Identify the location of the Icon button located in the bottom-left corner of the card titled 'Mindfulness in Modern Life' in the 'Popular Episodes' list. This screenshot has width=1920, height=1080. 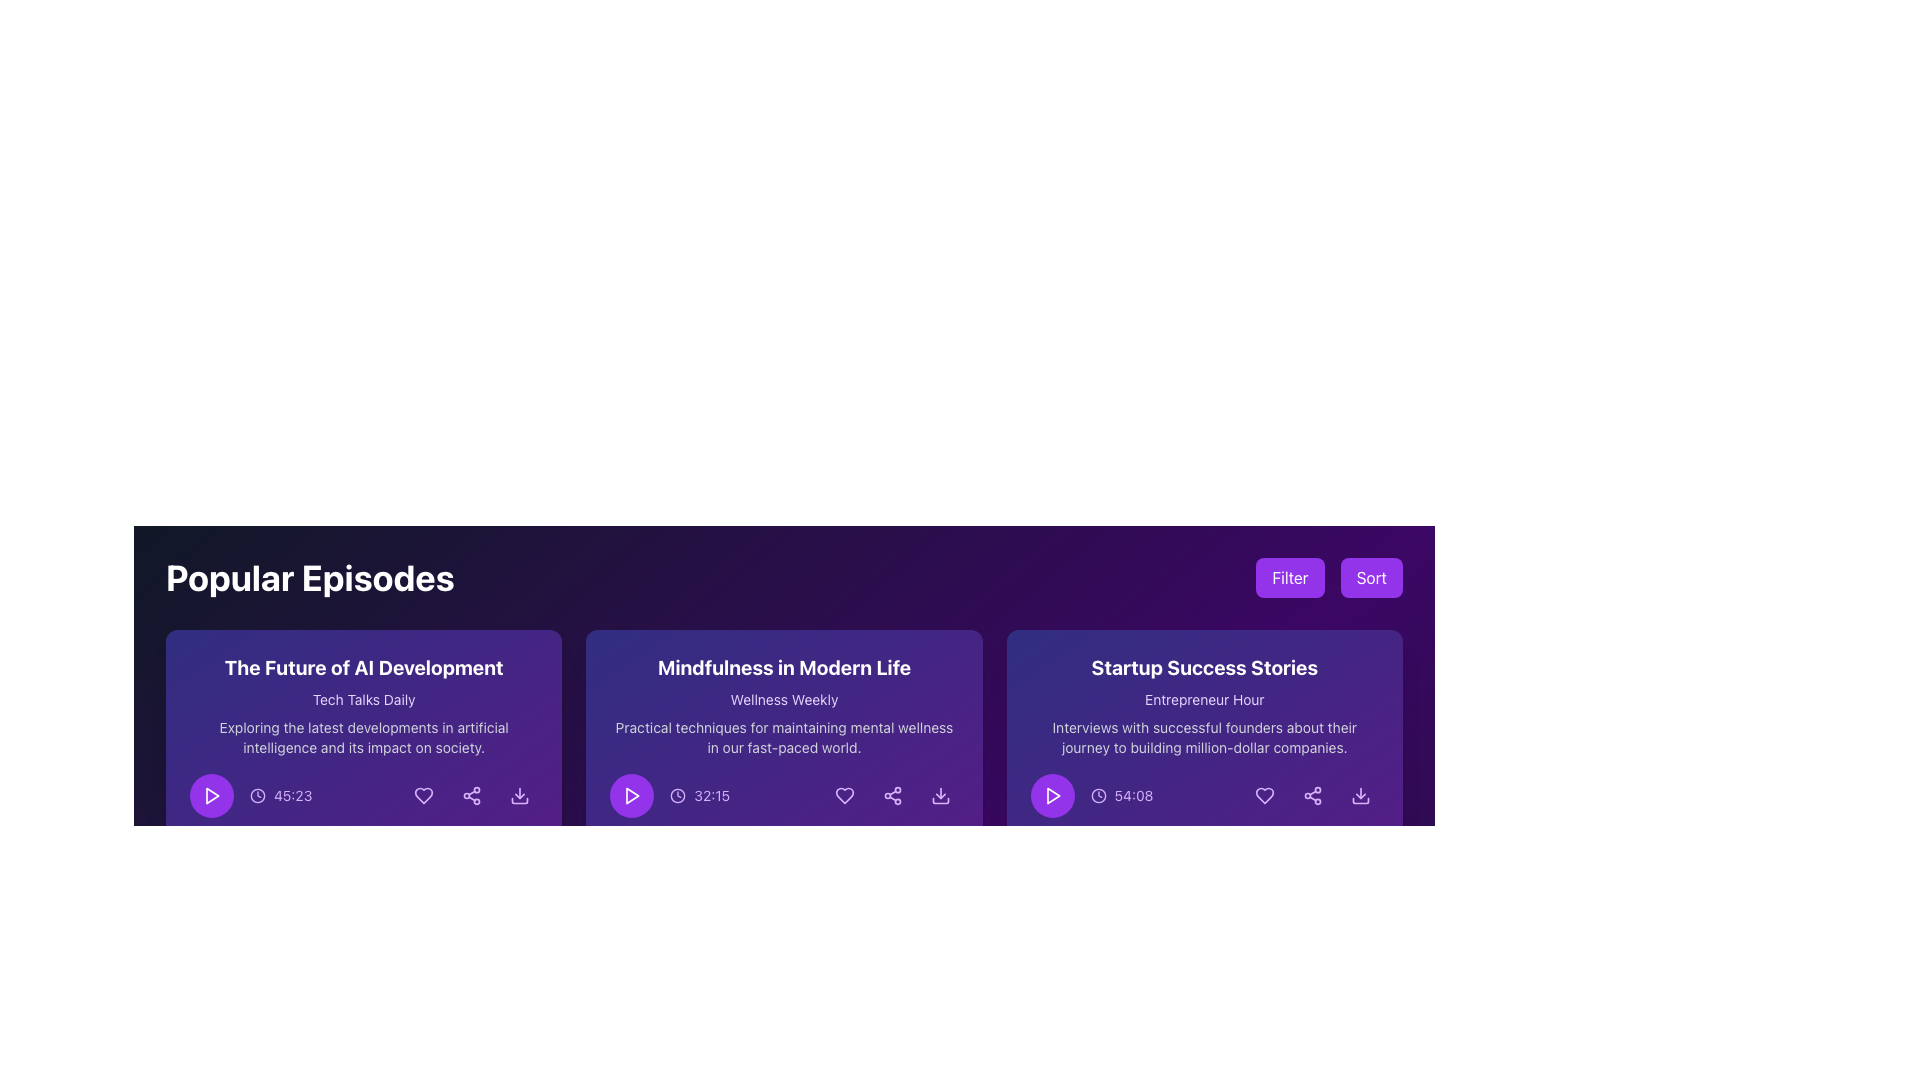
(631, 794).